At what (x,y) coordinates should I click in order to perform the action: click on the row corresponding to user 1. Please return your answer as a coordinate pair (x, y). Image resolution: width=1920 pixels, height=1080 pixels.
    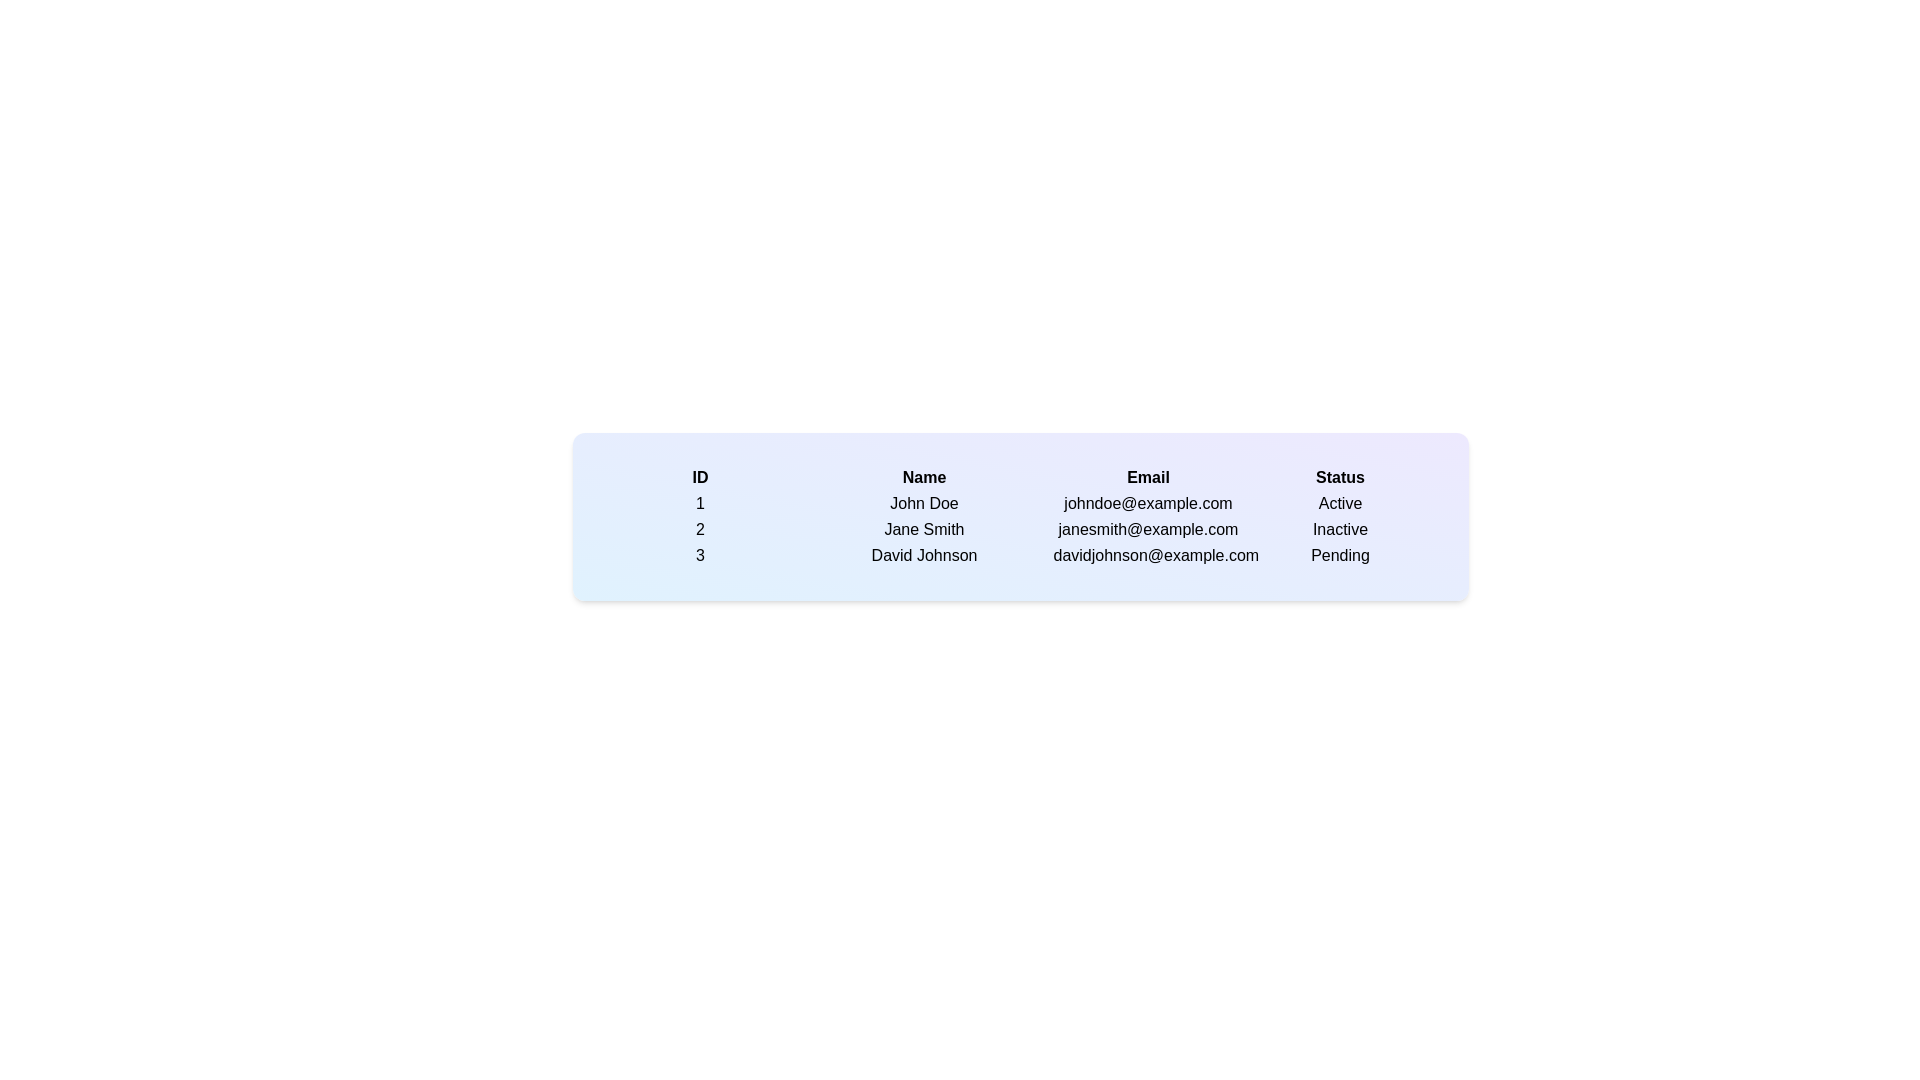
    Looking at the image, I should click on (700, 503).